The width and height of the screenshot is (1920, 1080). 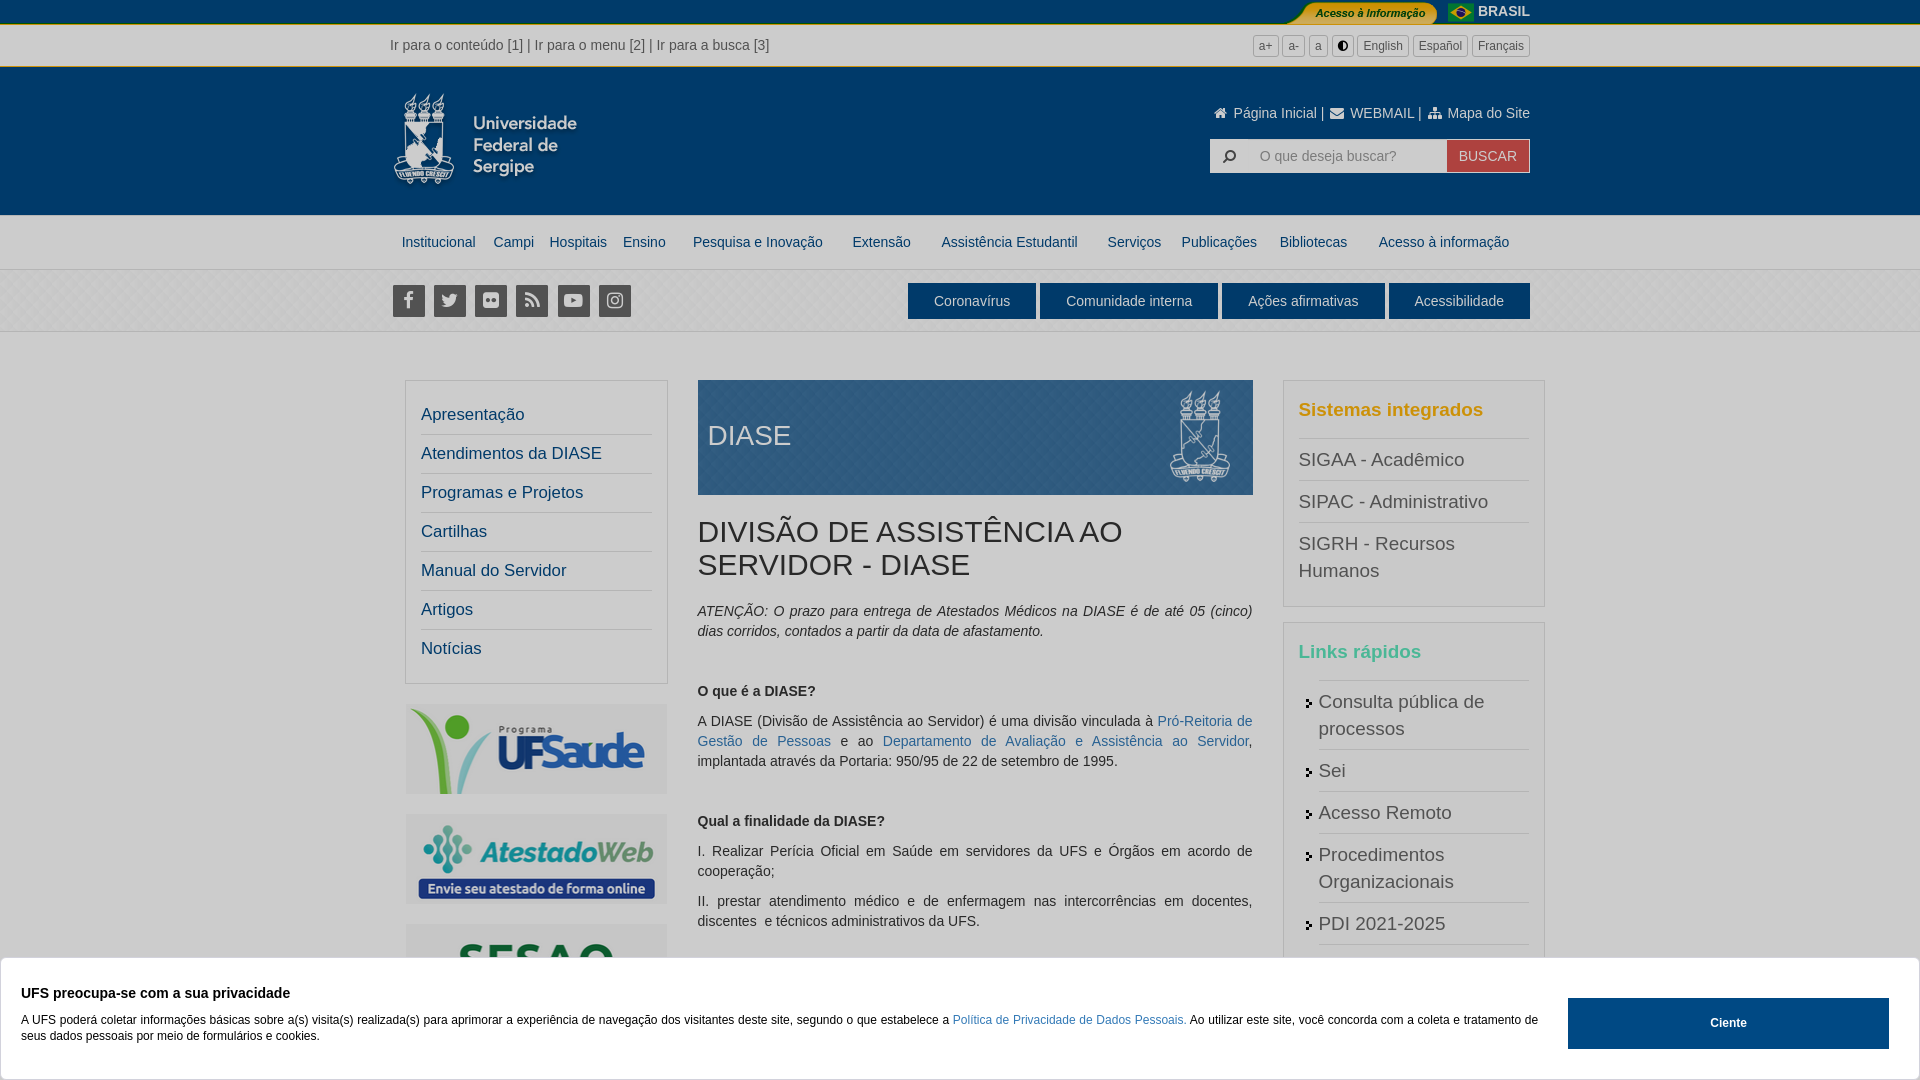 I want to click on 'Twitter', so click(x=448, y=300).